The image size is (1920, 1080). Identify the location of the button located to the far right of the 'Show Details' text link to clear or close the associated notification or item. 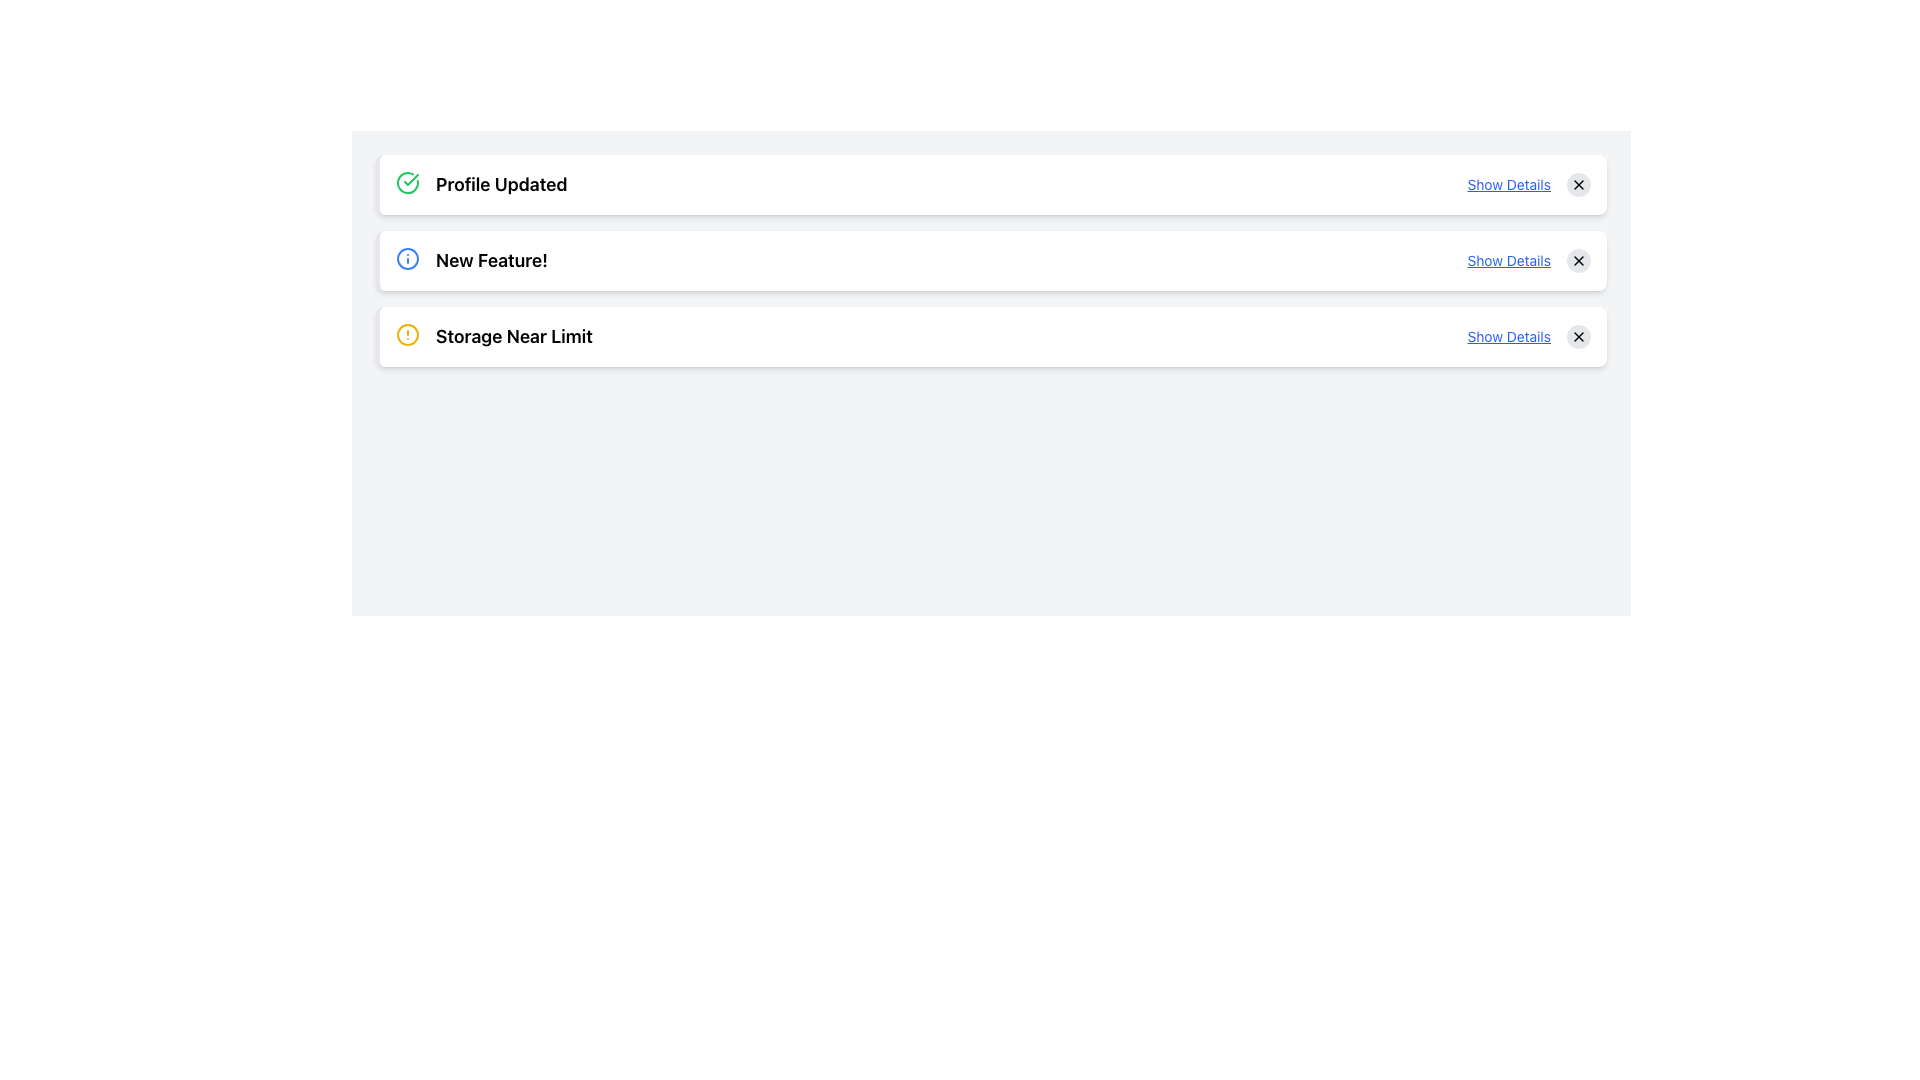
(1578, 185).